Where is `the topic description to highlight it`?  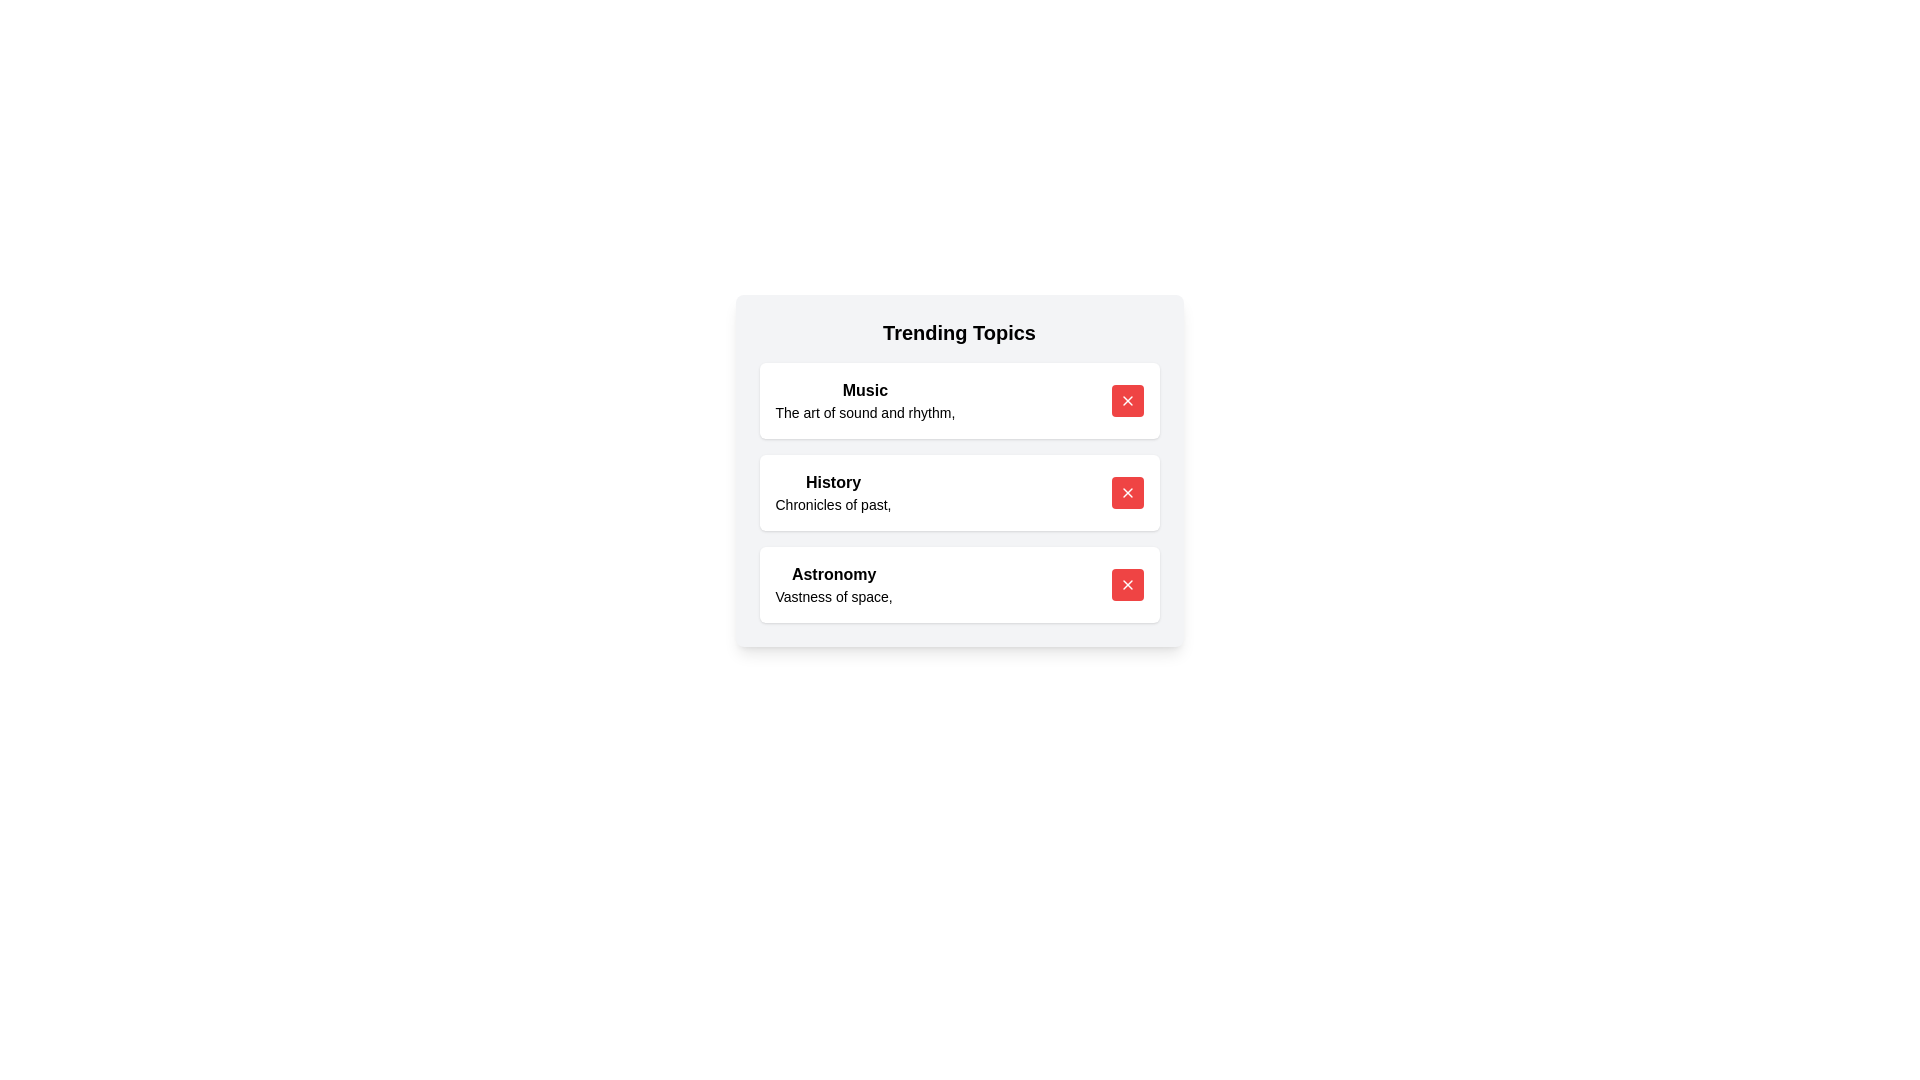
the topic description to highlight it is located at coordinates (864, 411).